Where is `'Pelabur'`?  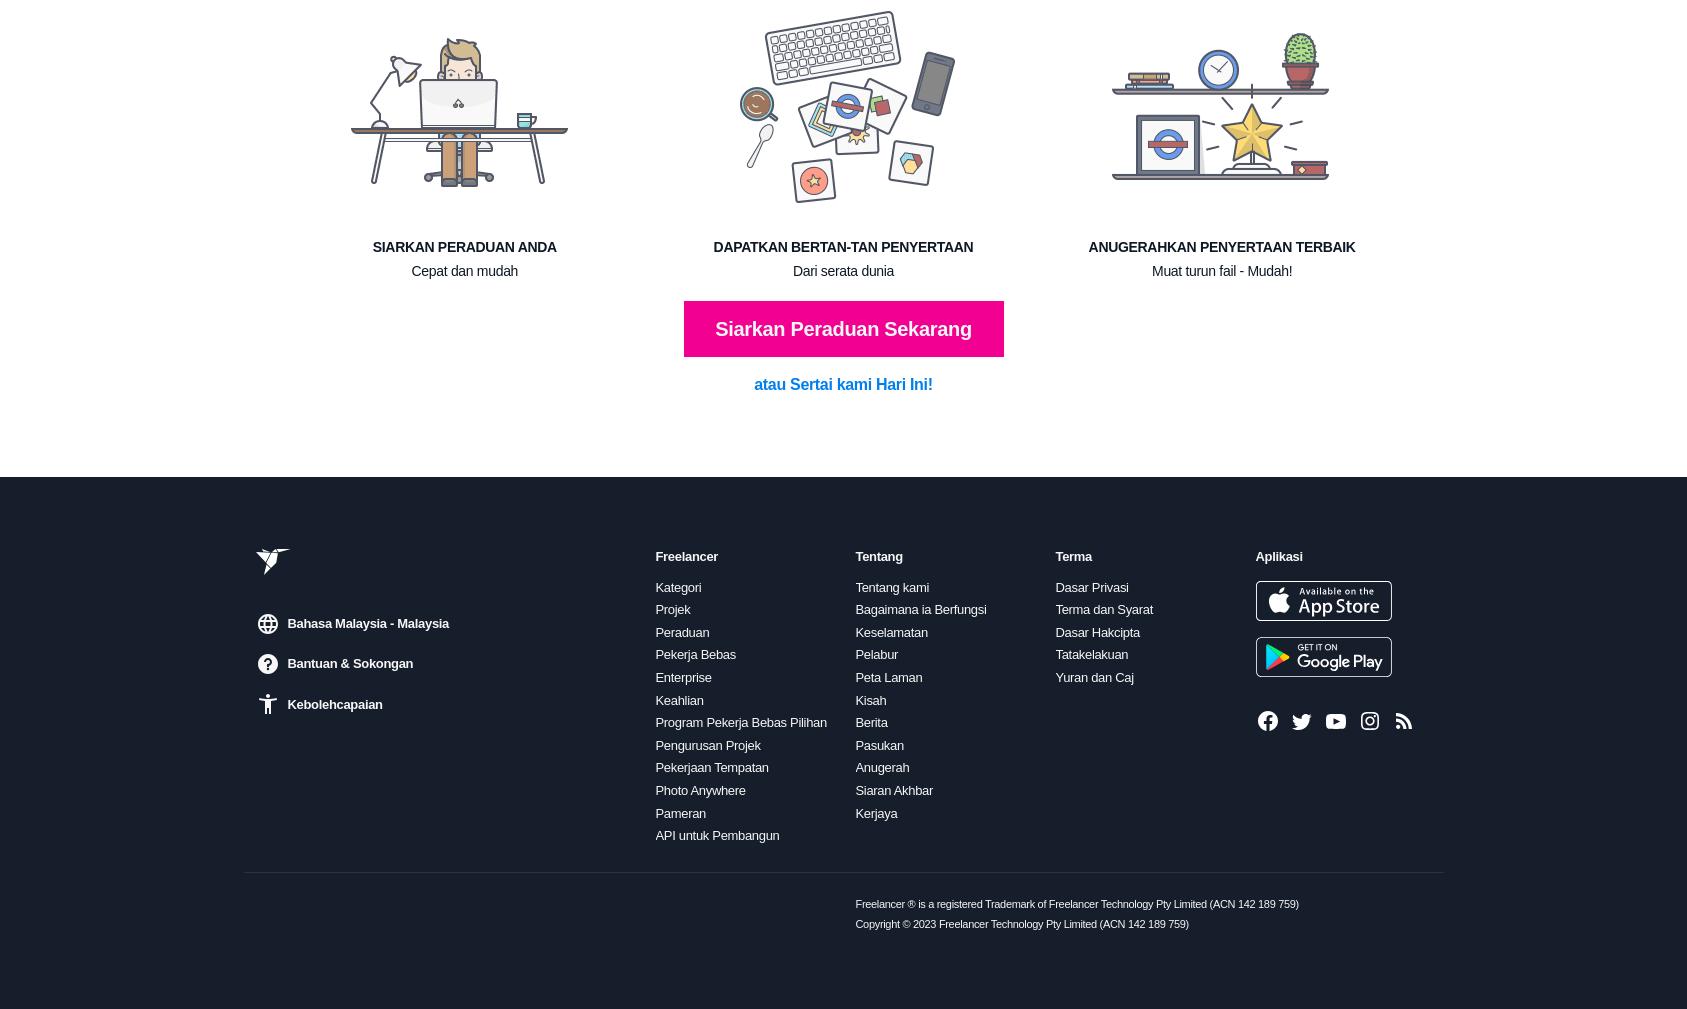
'Pelabur' is located at coordinates (876, 654).